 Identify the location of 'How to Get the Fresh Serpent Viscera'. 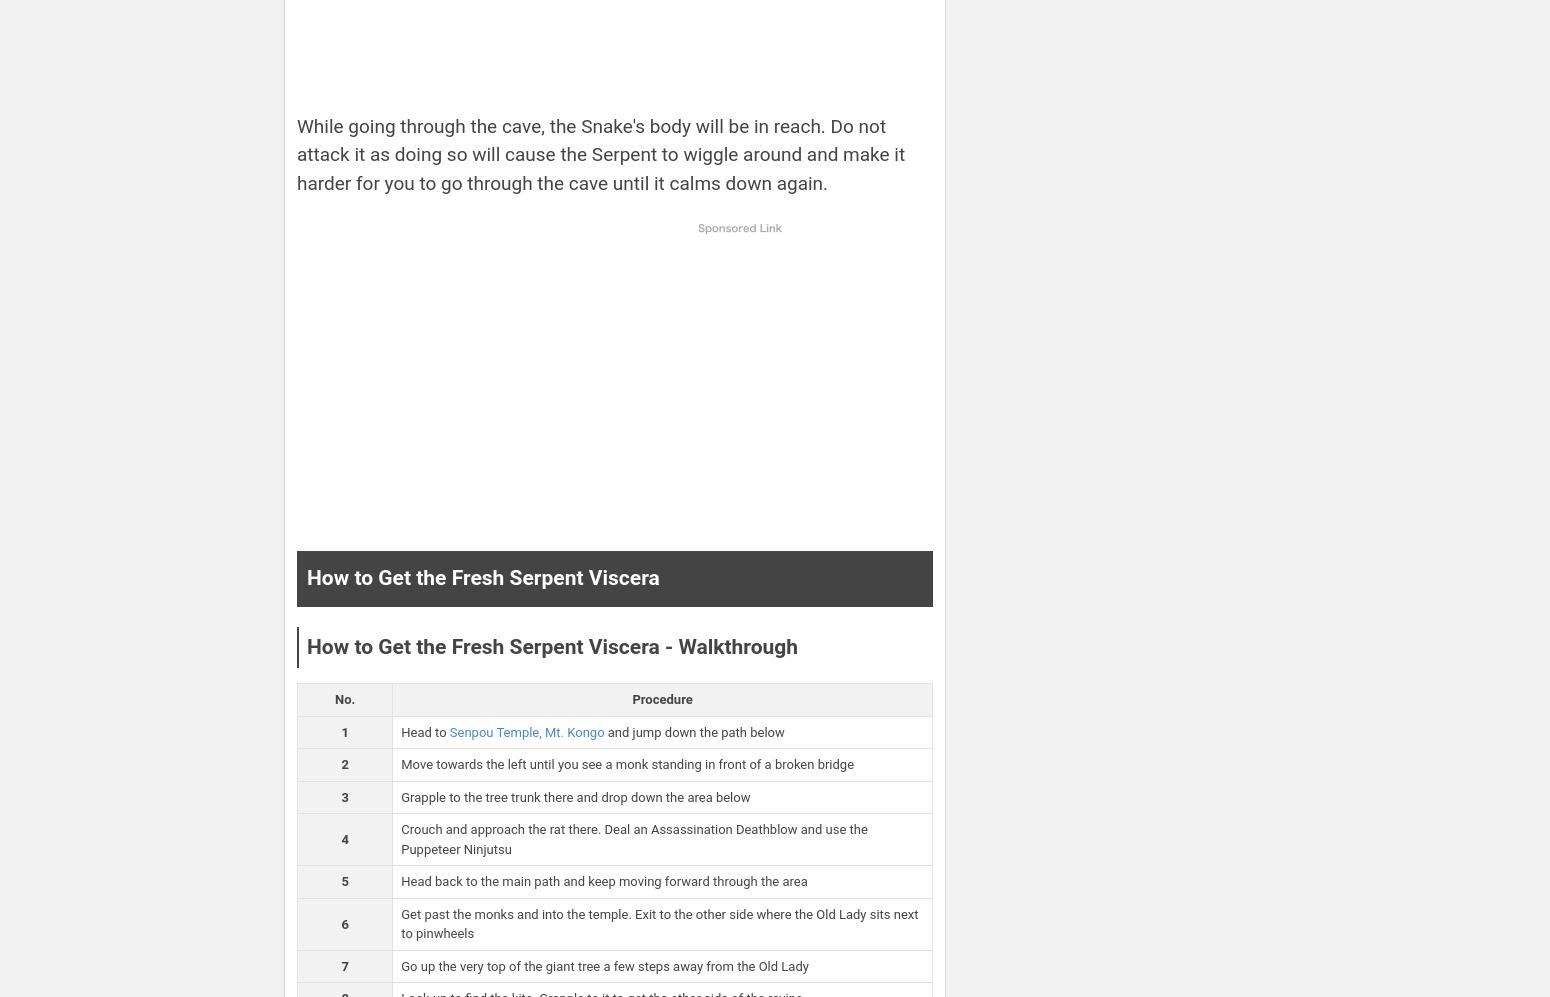
(307, 577).